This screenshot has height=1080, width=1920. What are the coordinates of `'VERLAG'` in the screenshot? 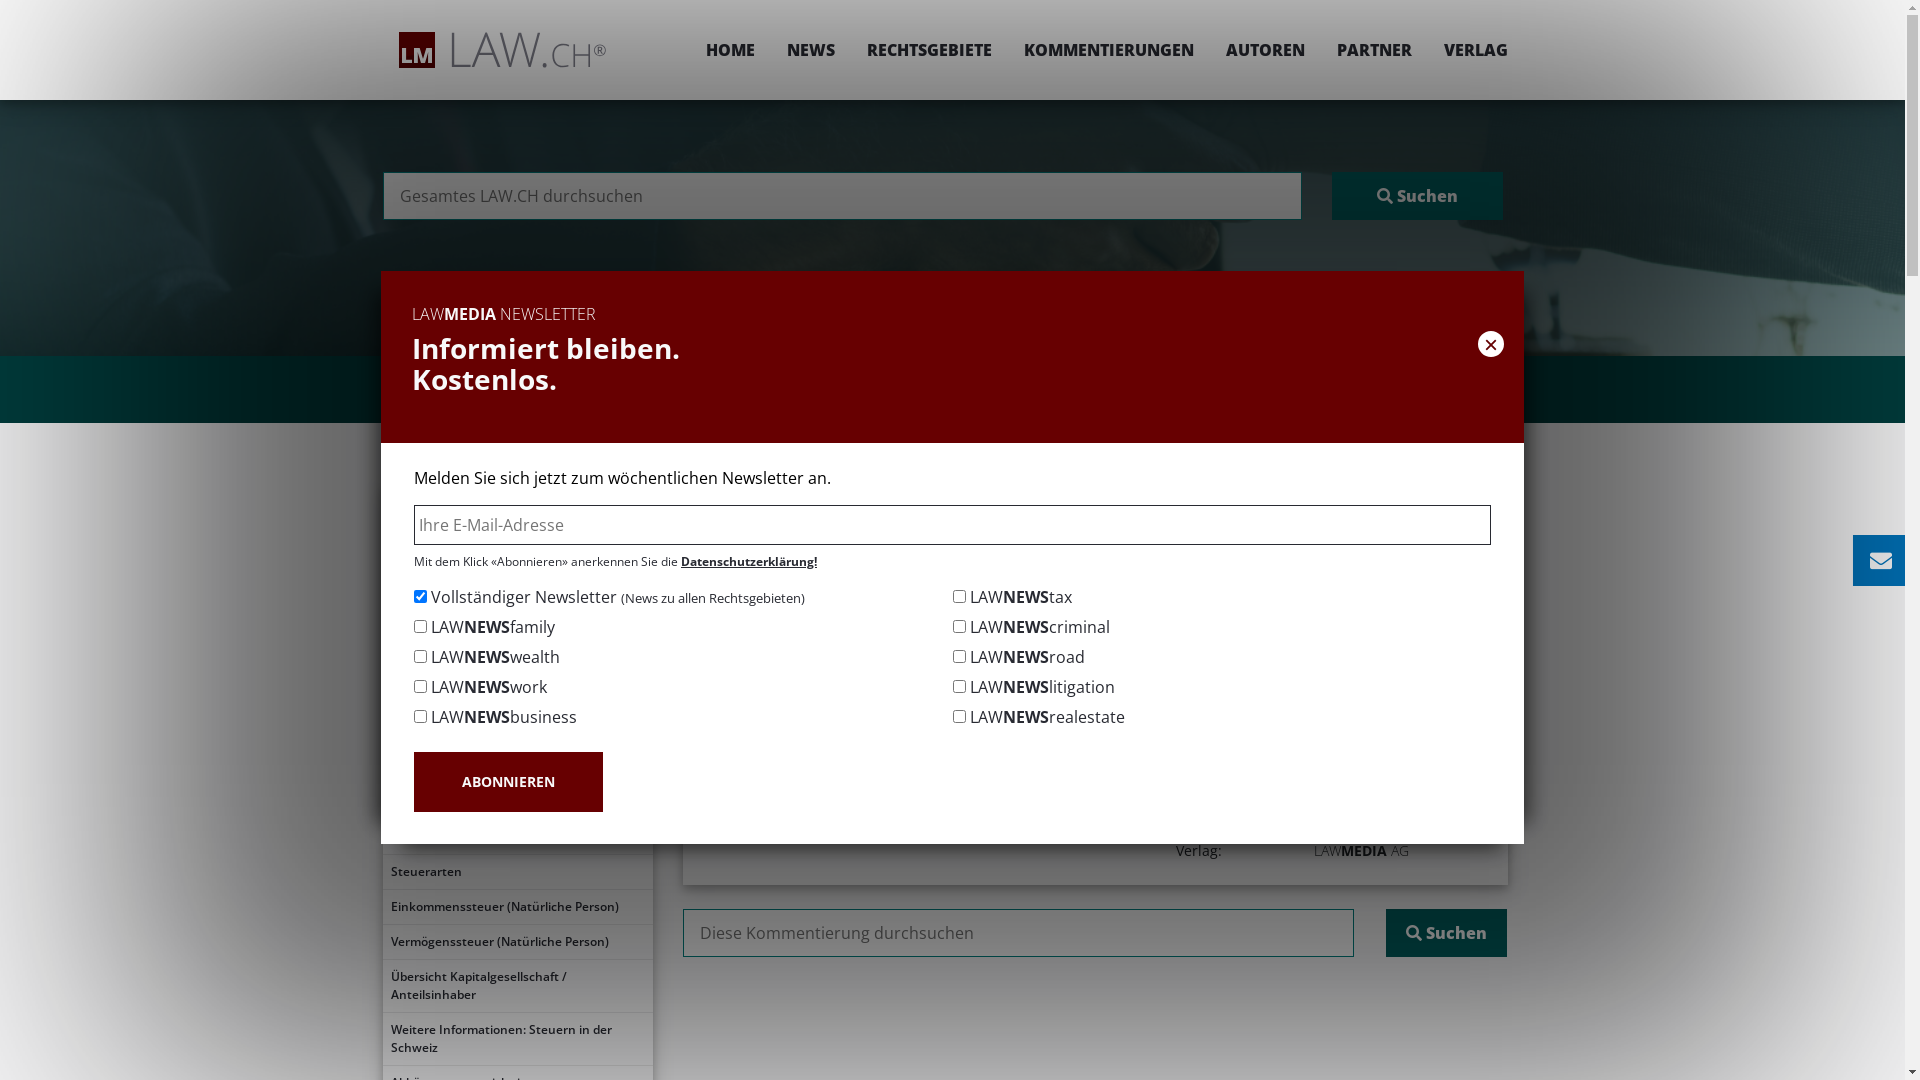 It's located at (1427, 49).